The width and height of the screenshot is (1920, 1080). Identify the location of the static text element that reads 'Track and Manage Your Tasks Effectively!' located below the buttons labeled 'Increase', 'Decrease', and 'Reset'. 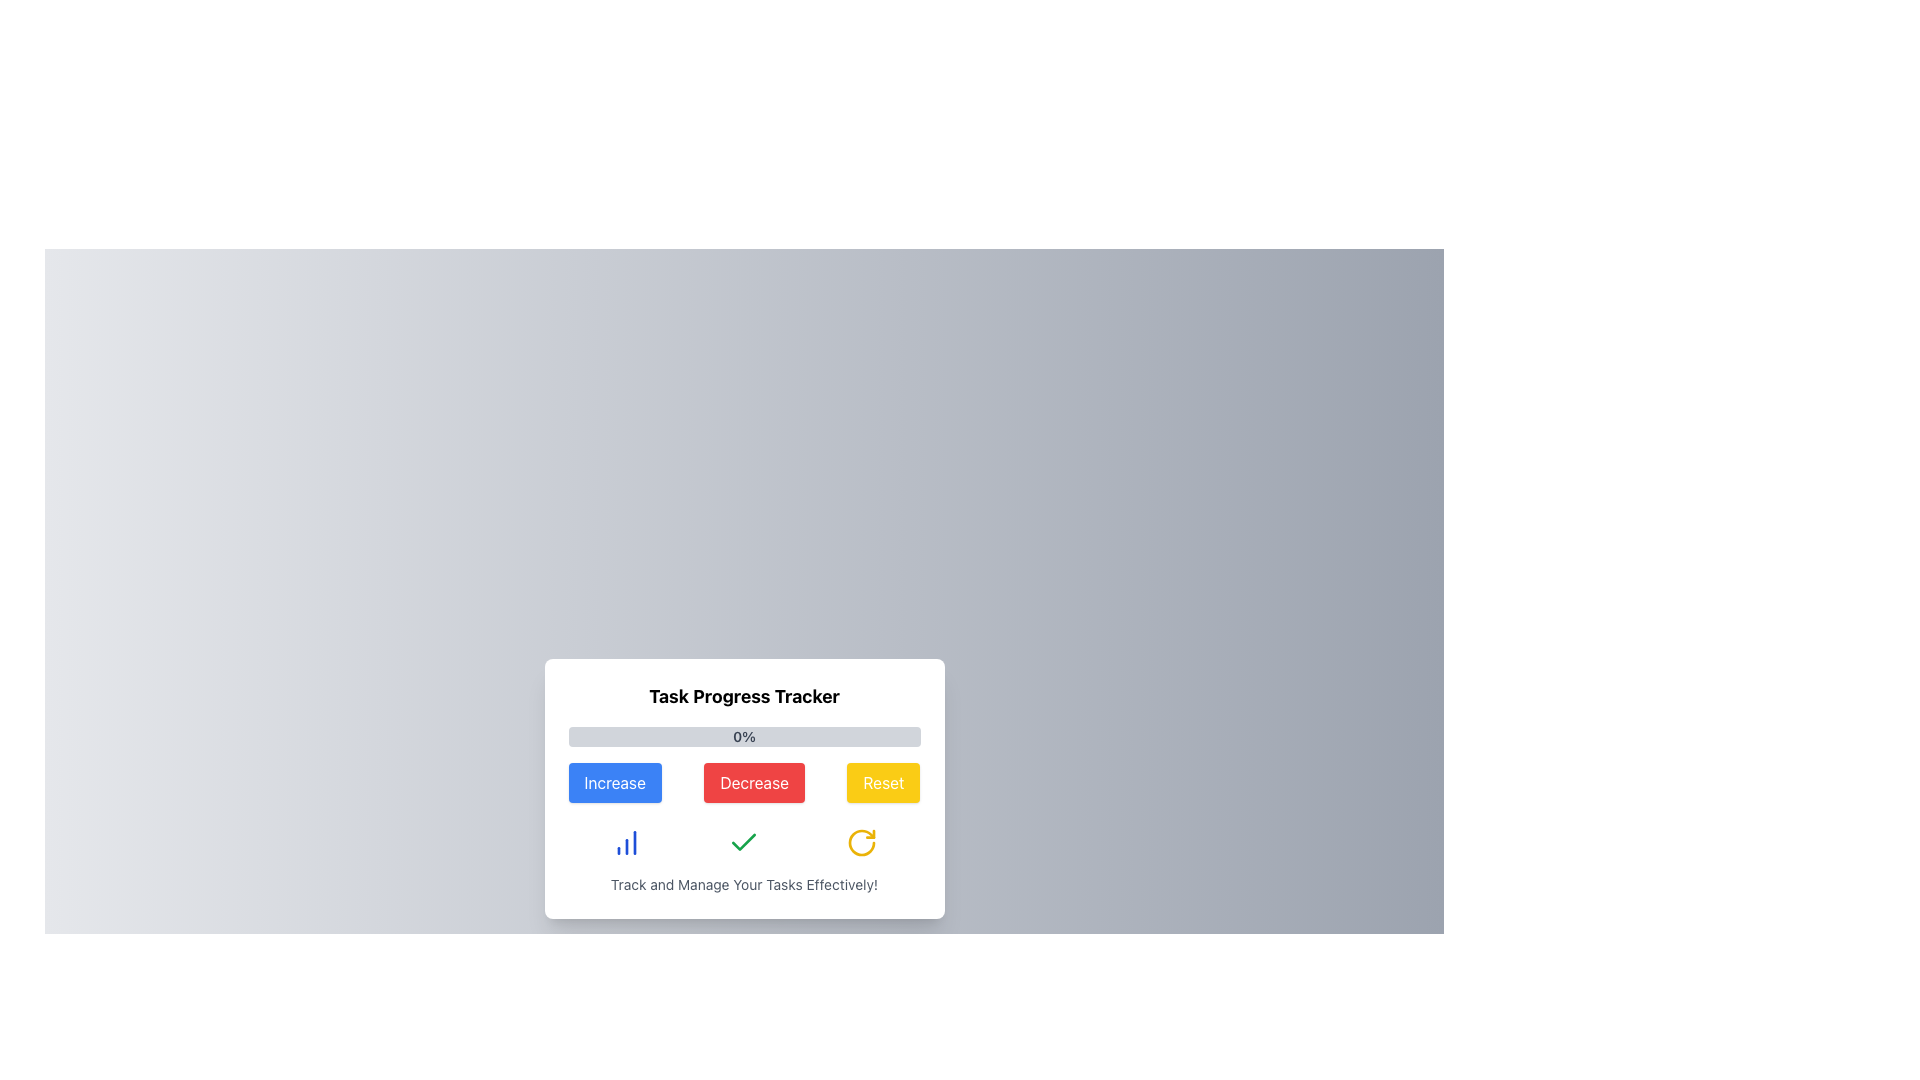
(743, 883).